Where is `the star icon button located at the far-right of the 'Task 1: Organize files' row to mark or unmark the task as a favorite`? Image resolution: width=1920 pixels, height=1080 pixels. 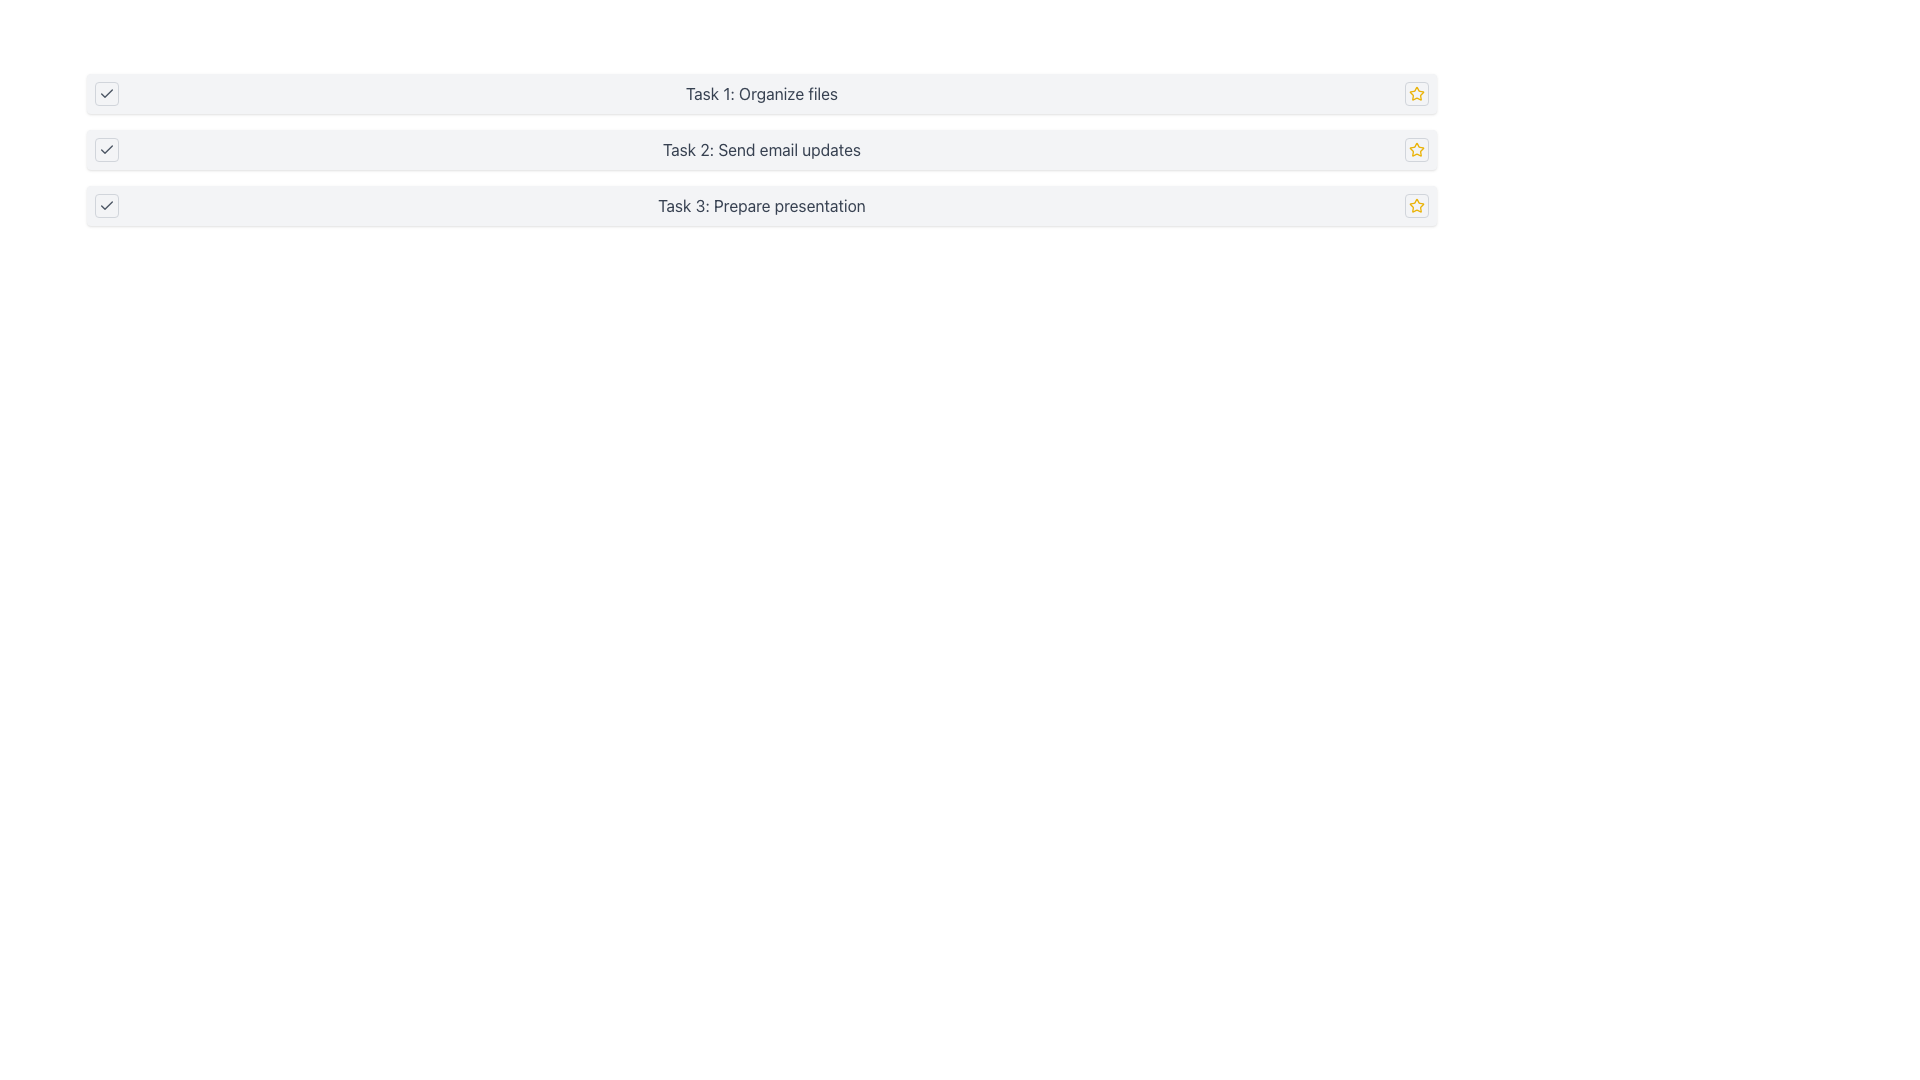
the star icon button located at the far-right of the 'Task 1: Organize files' row to mark or unmark the task as a favorite is located at coordinates (1415, 93).